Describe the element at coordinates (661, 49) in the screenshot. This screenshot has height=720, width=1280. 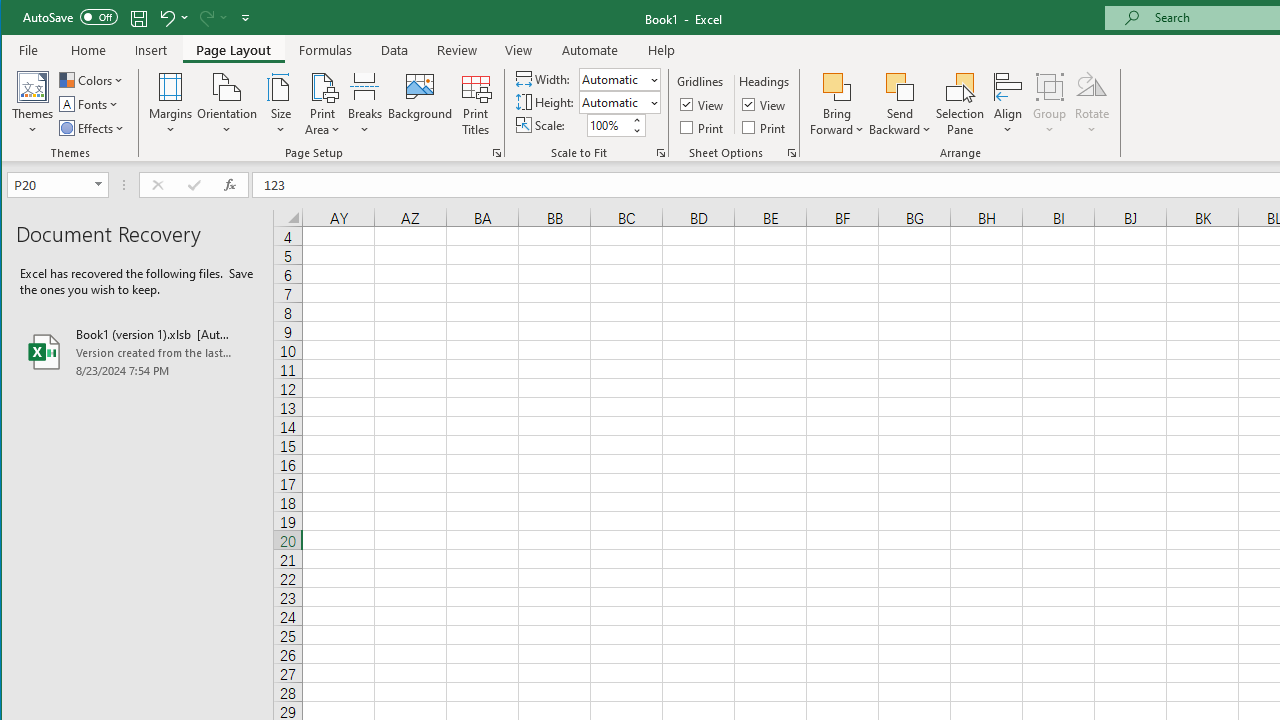
I see `'Help'` at that location.